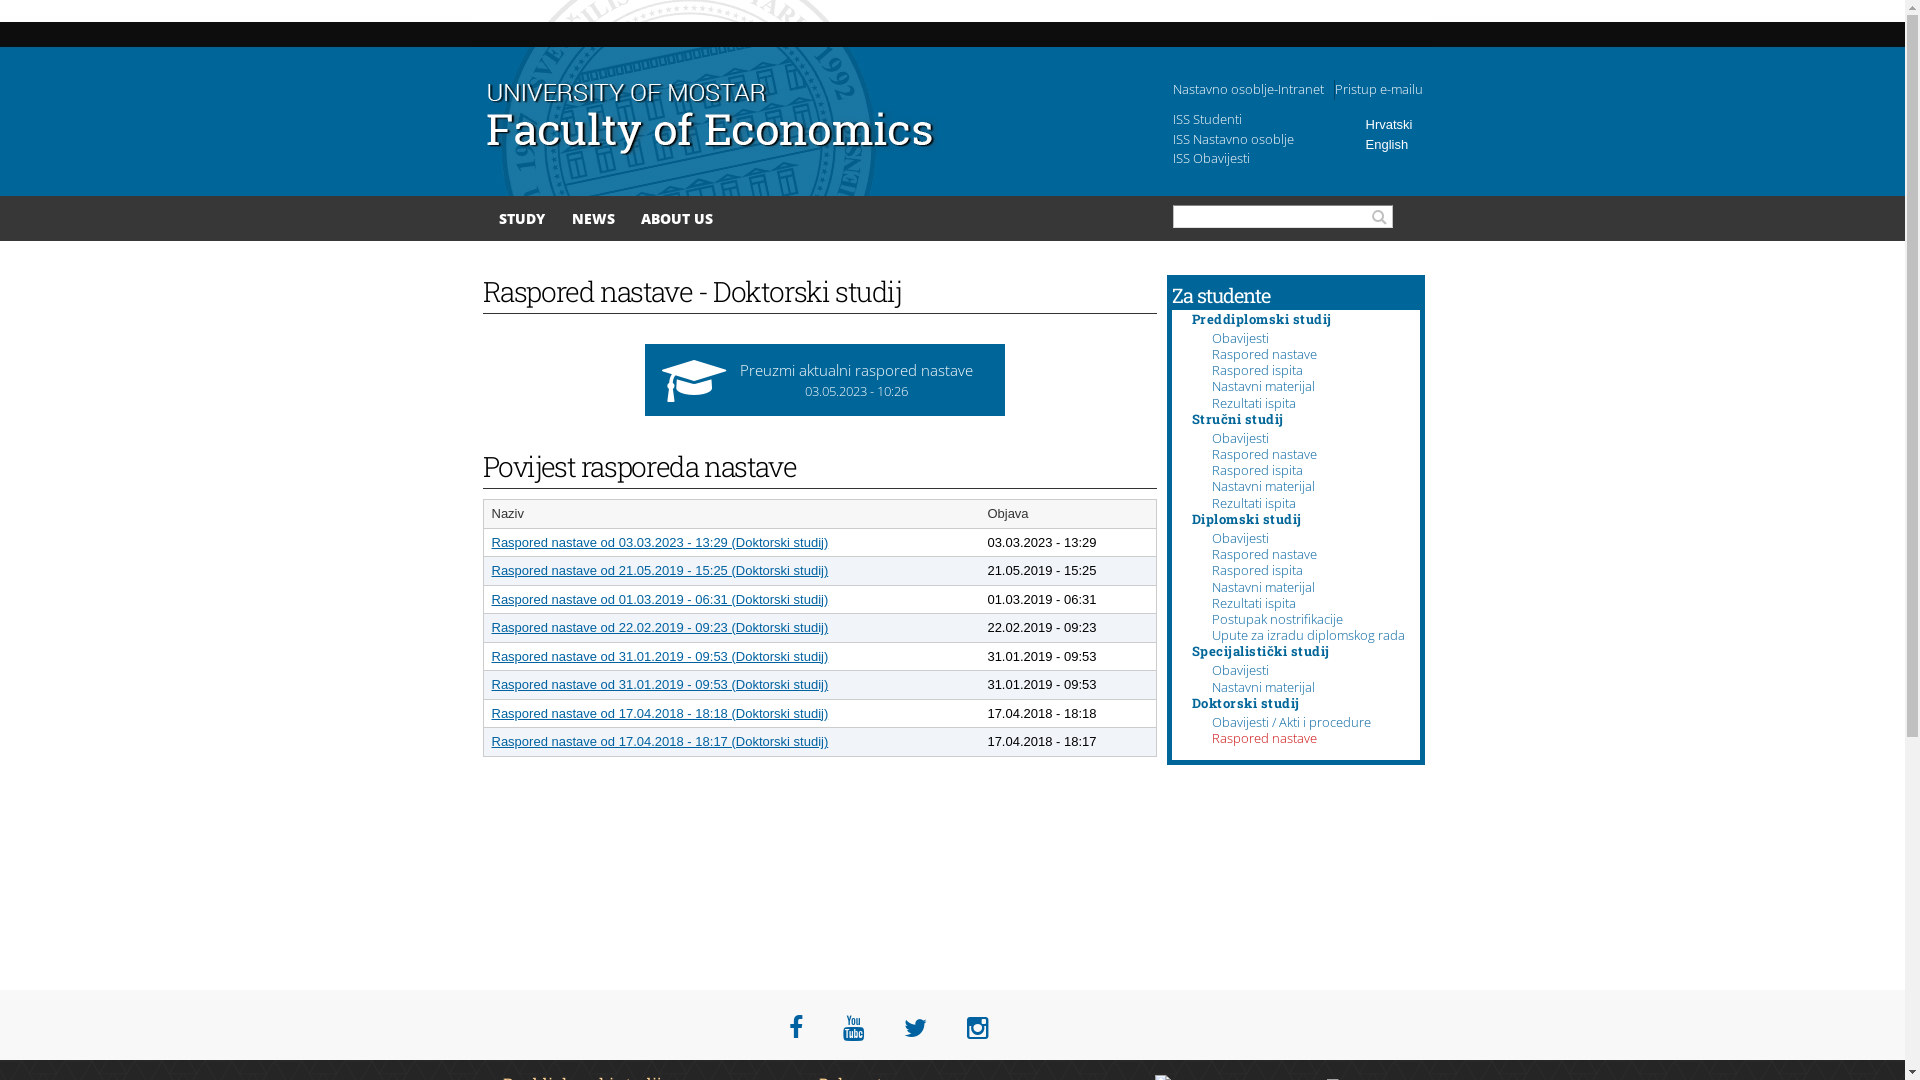 The width and height of the screenshot is (1920, 1080). I want to click on 'Search', so click(1381, 216).